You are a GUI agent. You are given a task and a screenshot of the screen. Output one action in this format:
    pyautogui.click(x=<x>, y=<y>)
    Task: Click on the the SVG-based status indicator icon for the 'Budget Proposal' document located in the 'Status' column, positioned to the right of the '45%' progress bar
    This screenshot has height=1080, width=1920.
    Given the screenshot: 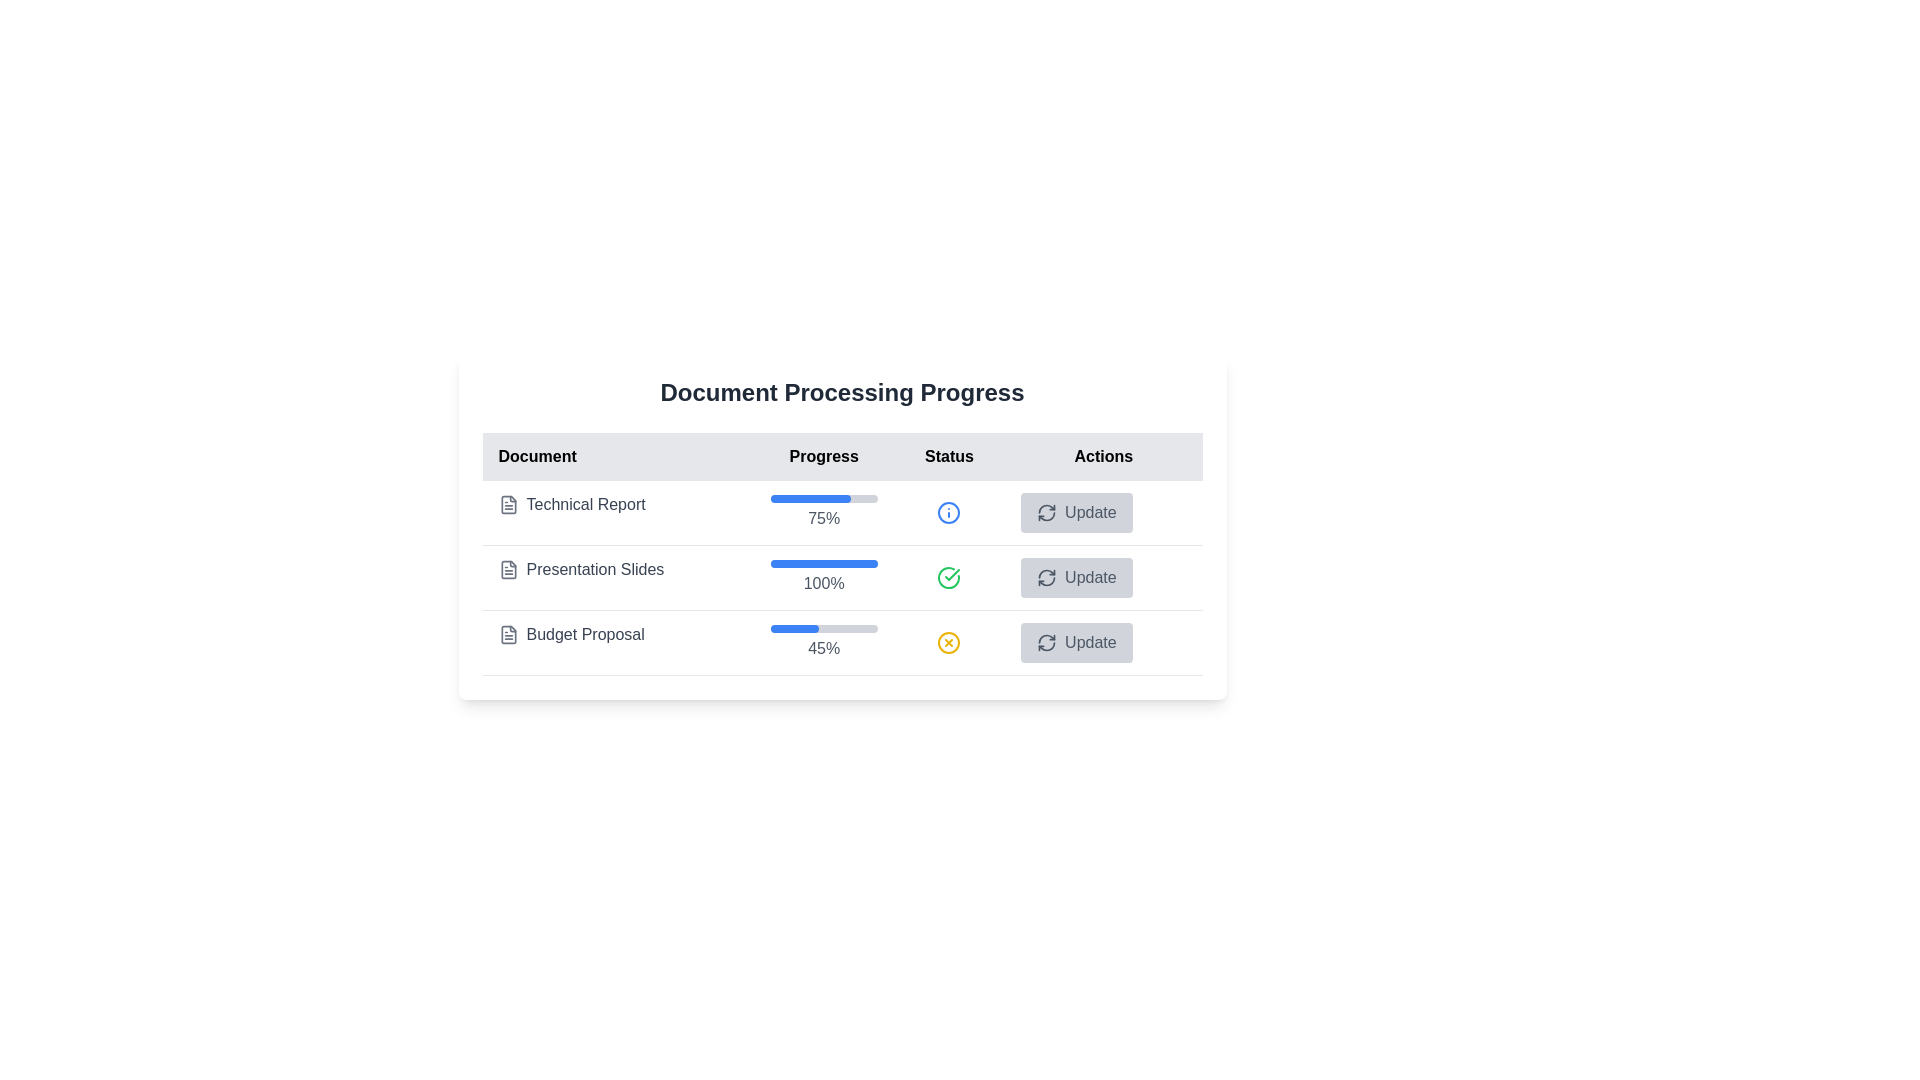 What is the action you would take?
    pyautogui.click(x=948, y=643)
    